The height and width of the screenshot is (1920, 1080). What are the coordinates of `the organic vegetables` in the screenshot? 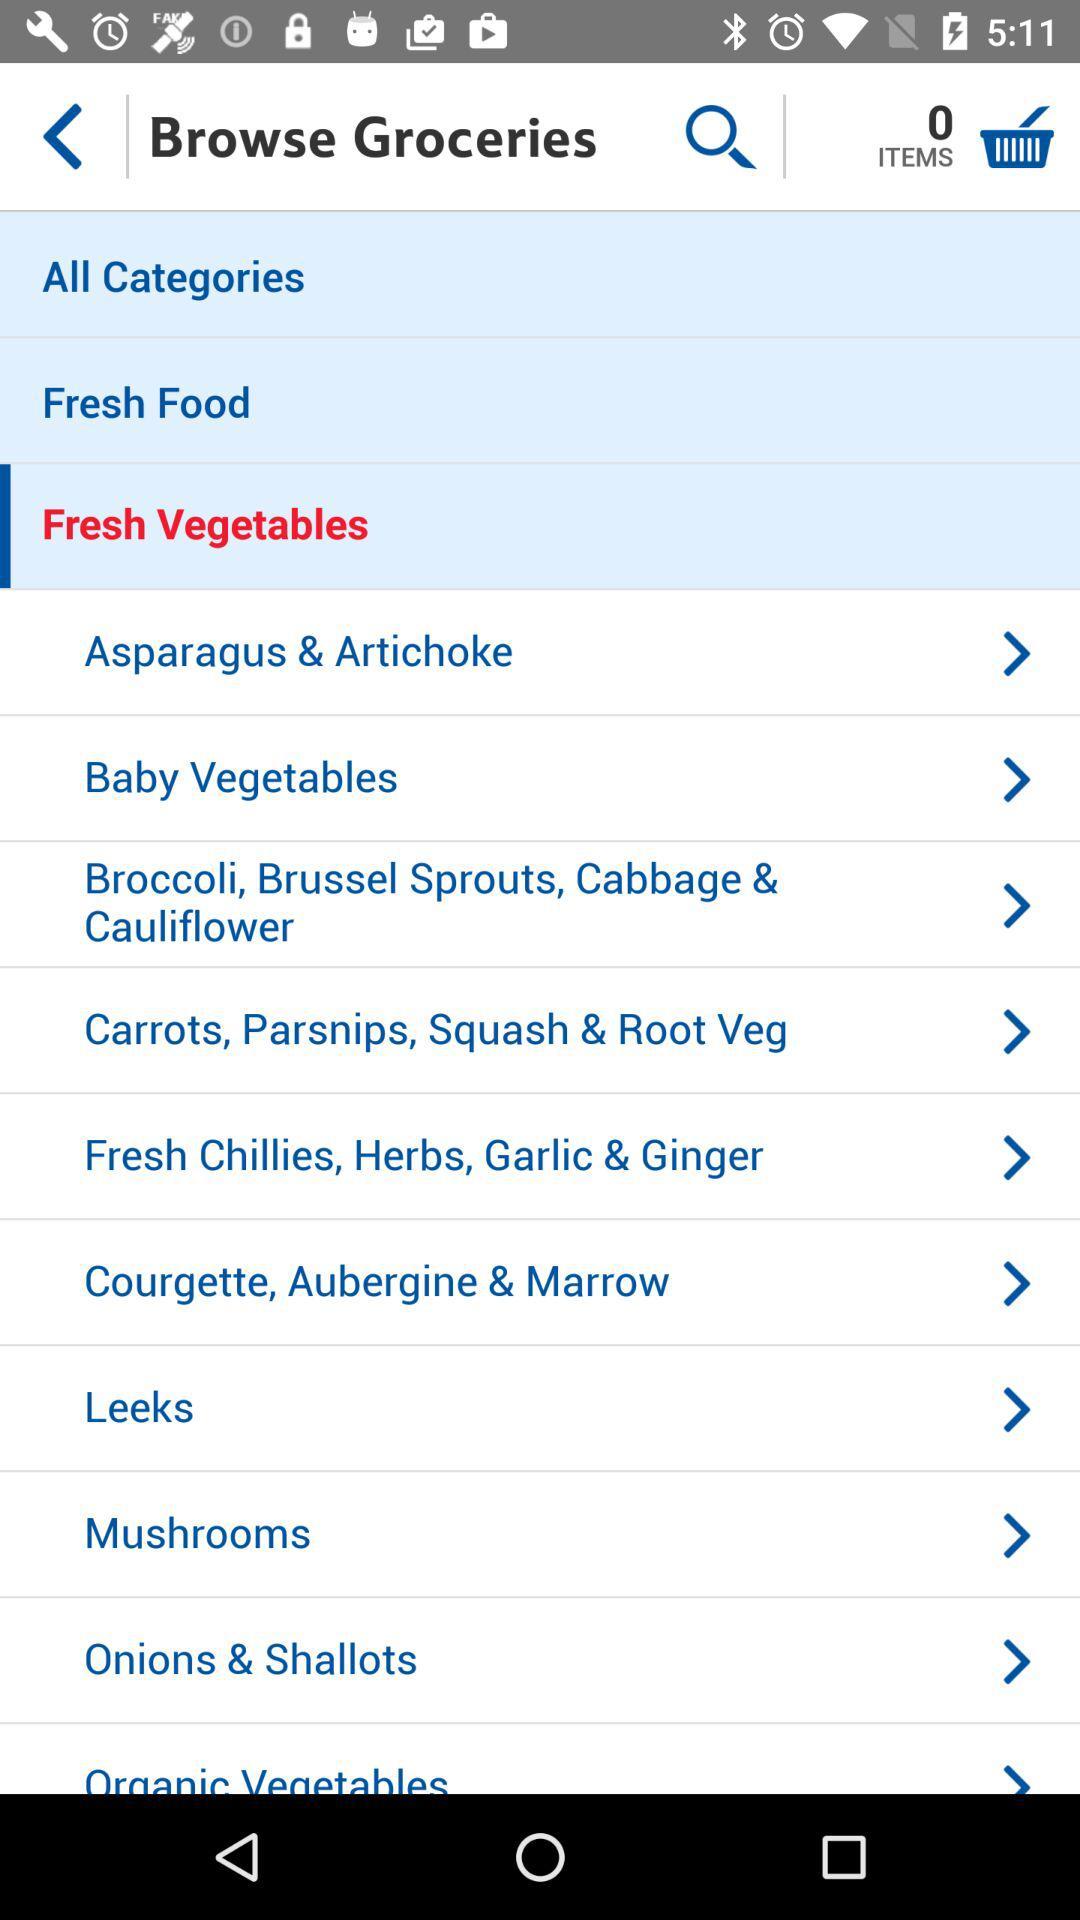 It's located at (540, 1758).